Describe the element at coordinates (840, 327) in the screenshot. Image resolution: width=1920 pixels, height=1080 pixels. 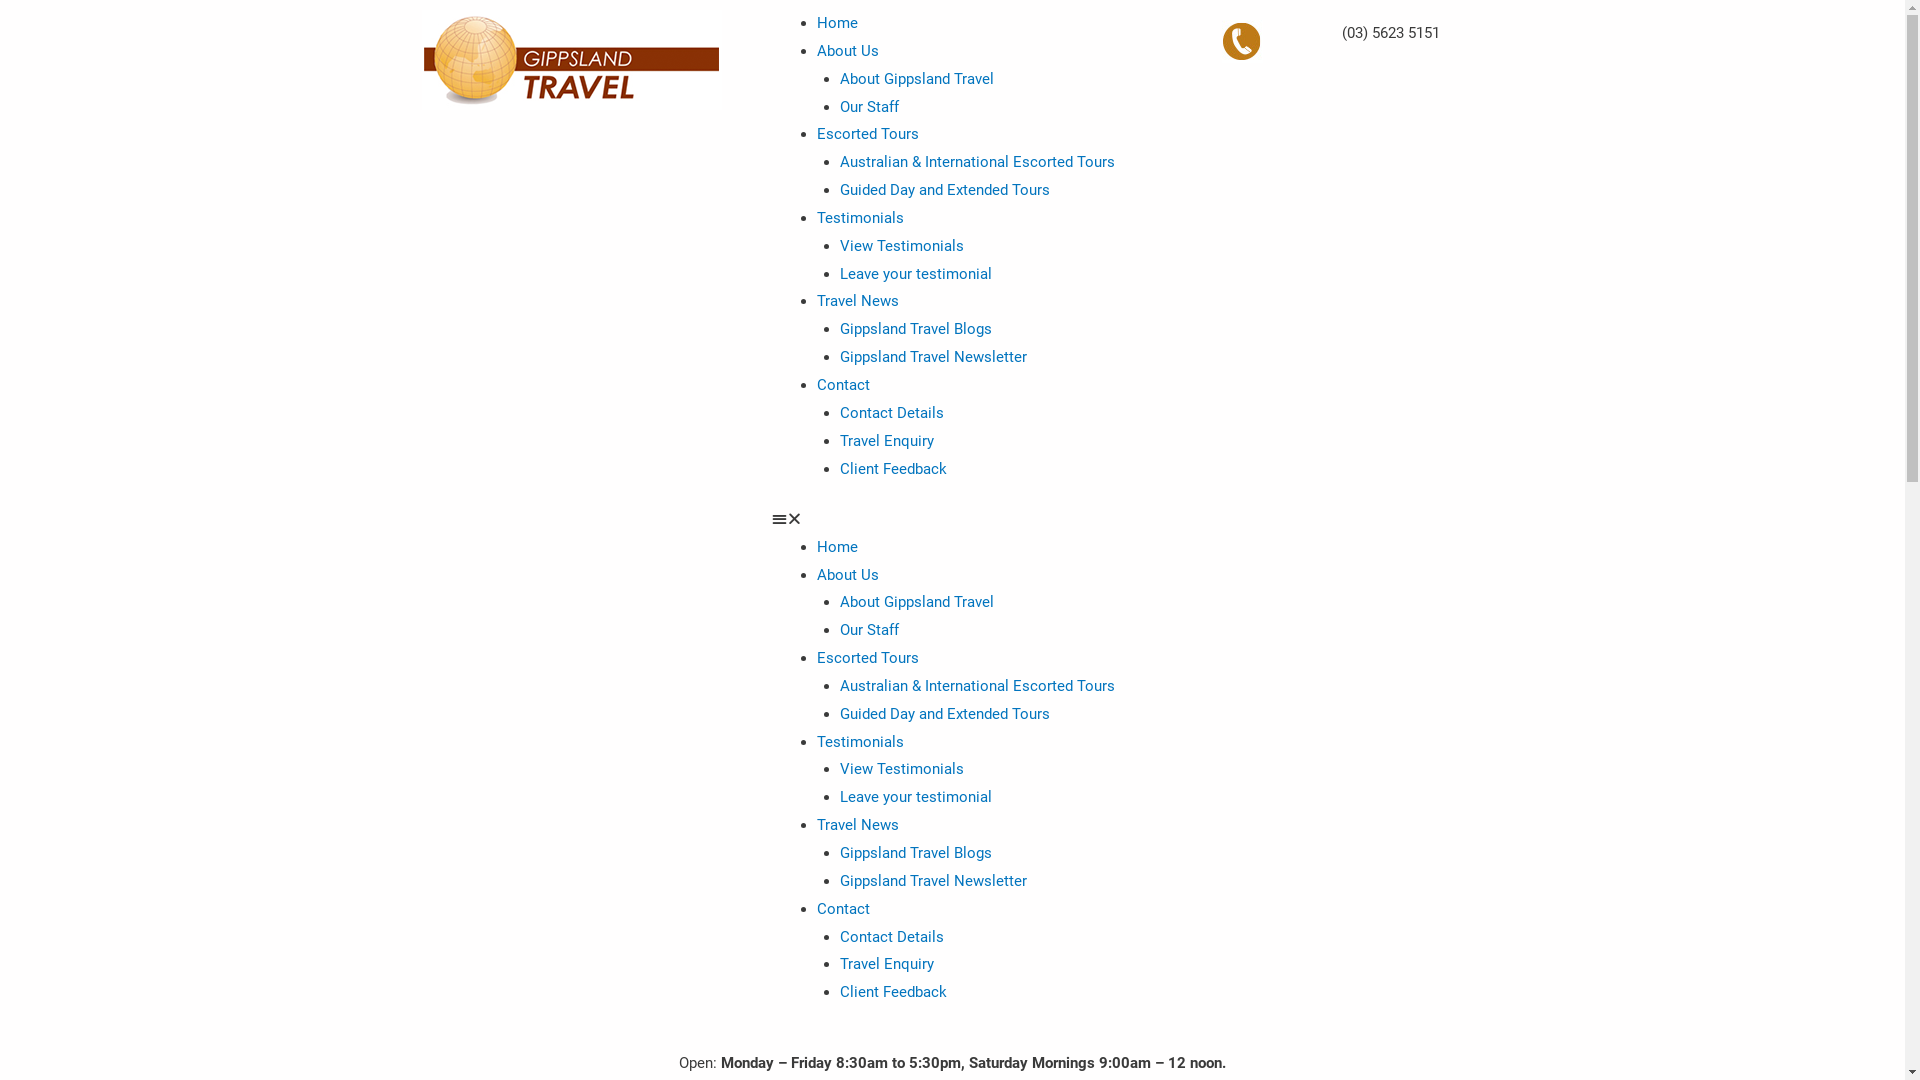
I see `'Gippsland Travel Blogs'` at that location.